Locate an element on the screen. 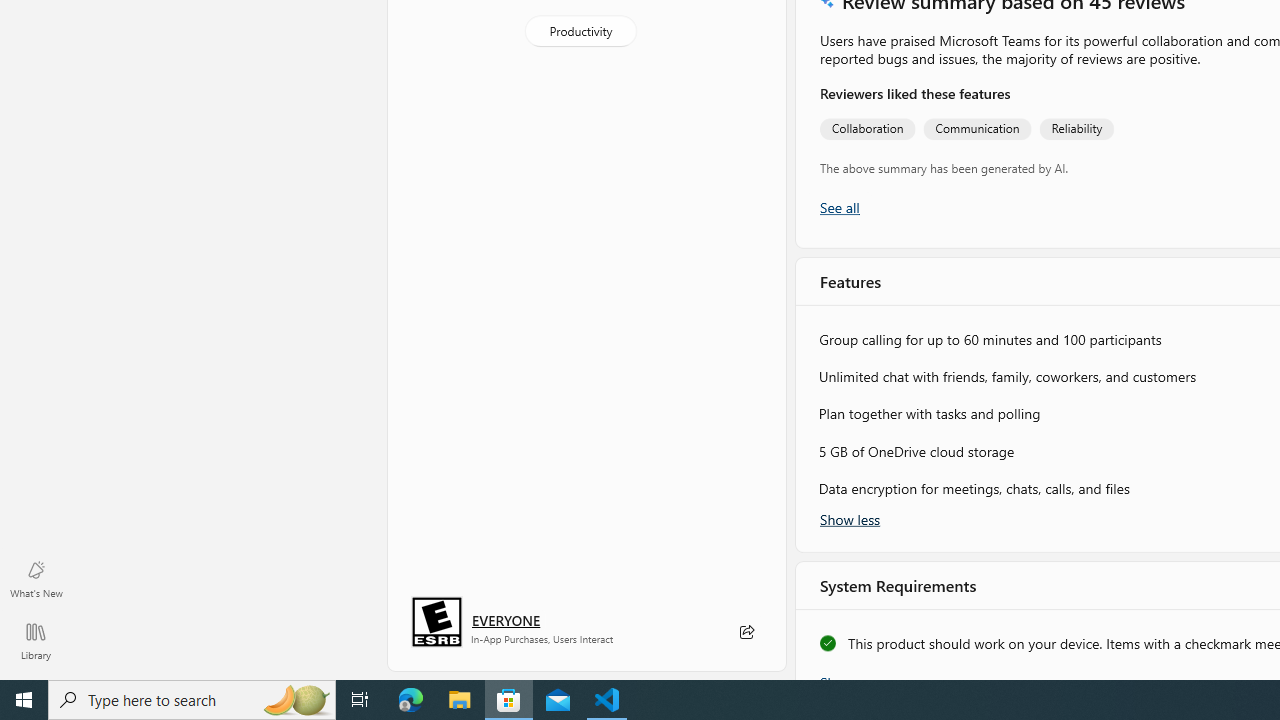 The image size is (1280, 720). 'Show less' is located at coordinates (850, 517).